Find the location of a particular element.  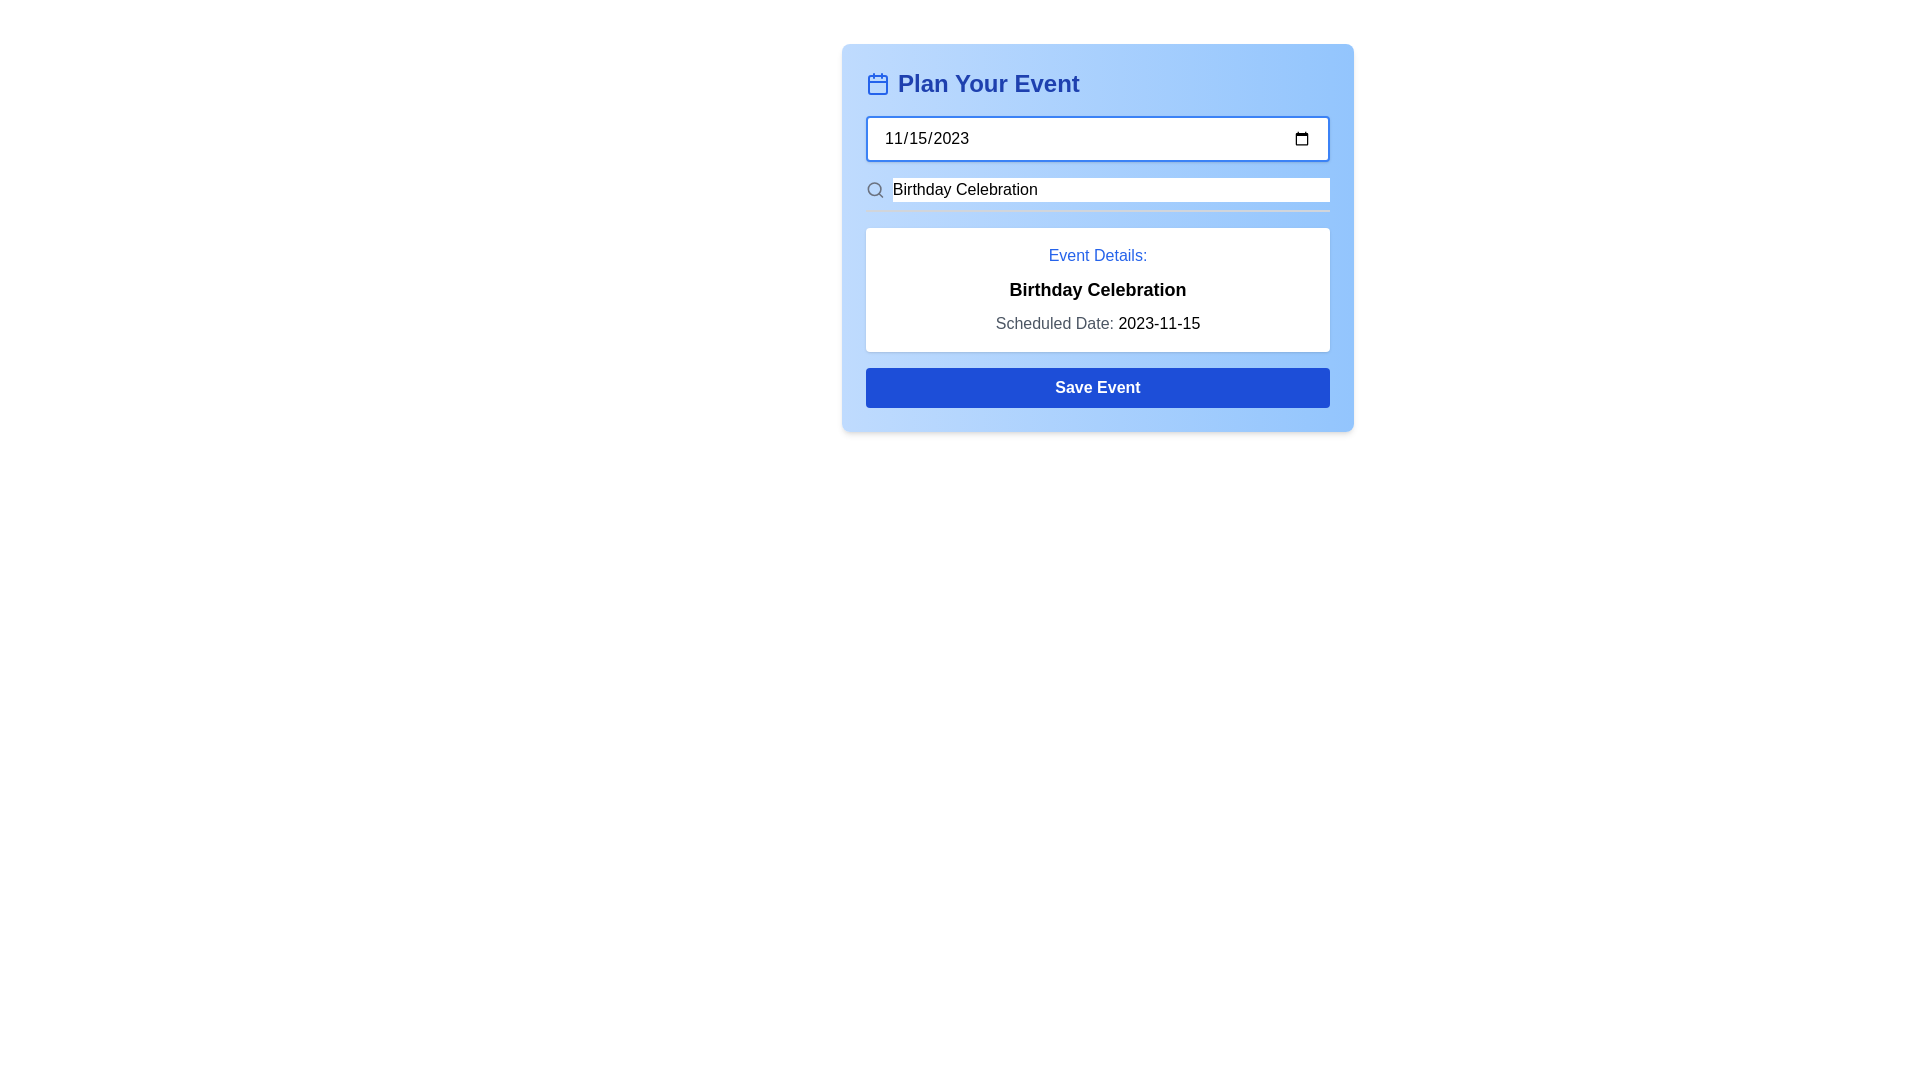

the text label that serves as the title 'Birthday Celebration', which is located directly below the 'Event Details:' heading is located at coordinates (1097, 289).